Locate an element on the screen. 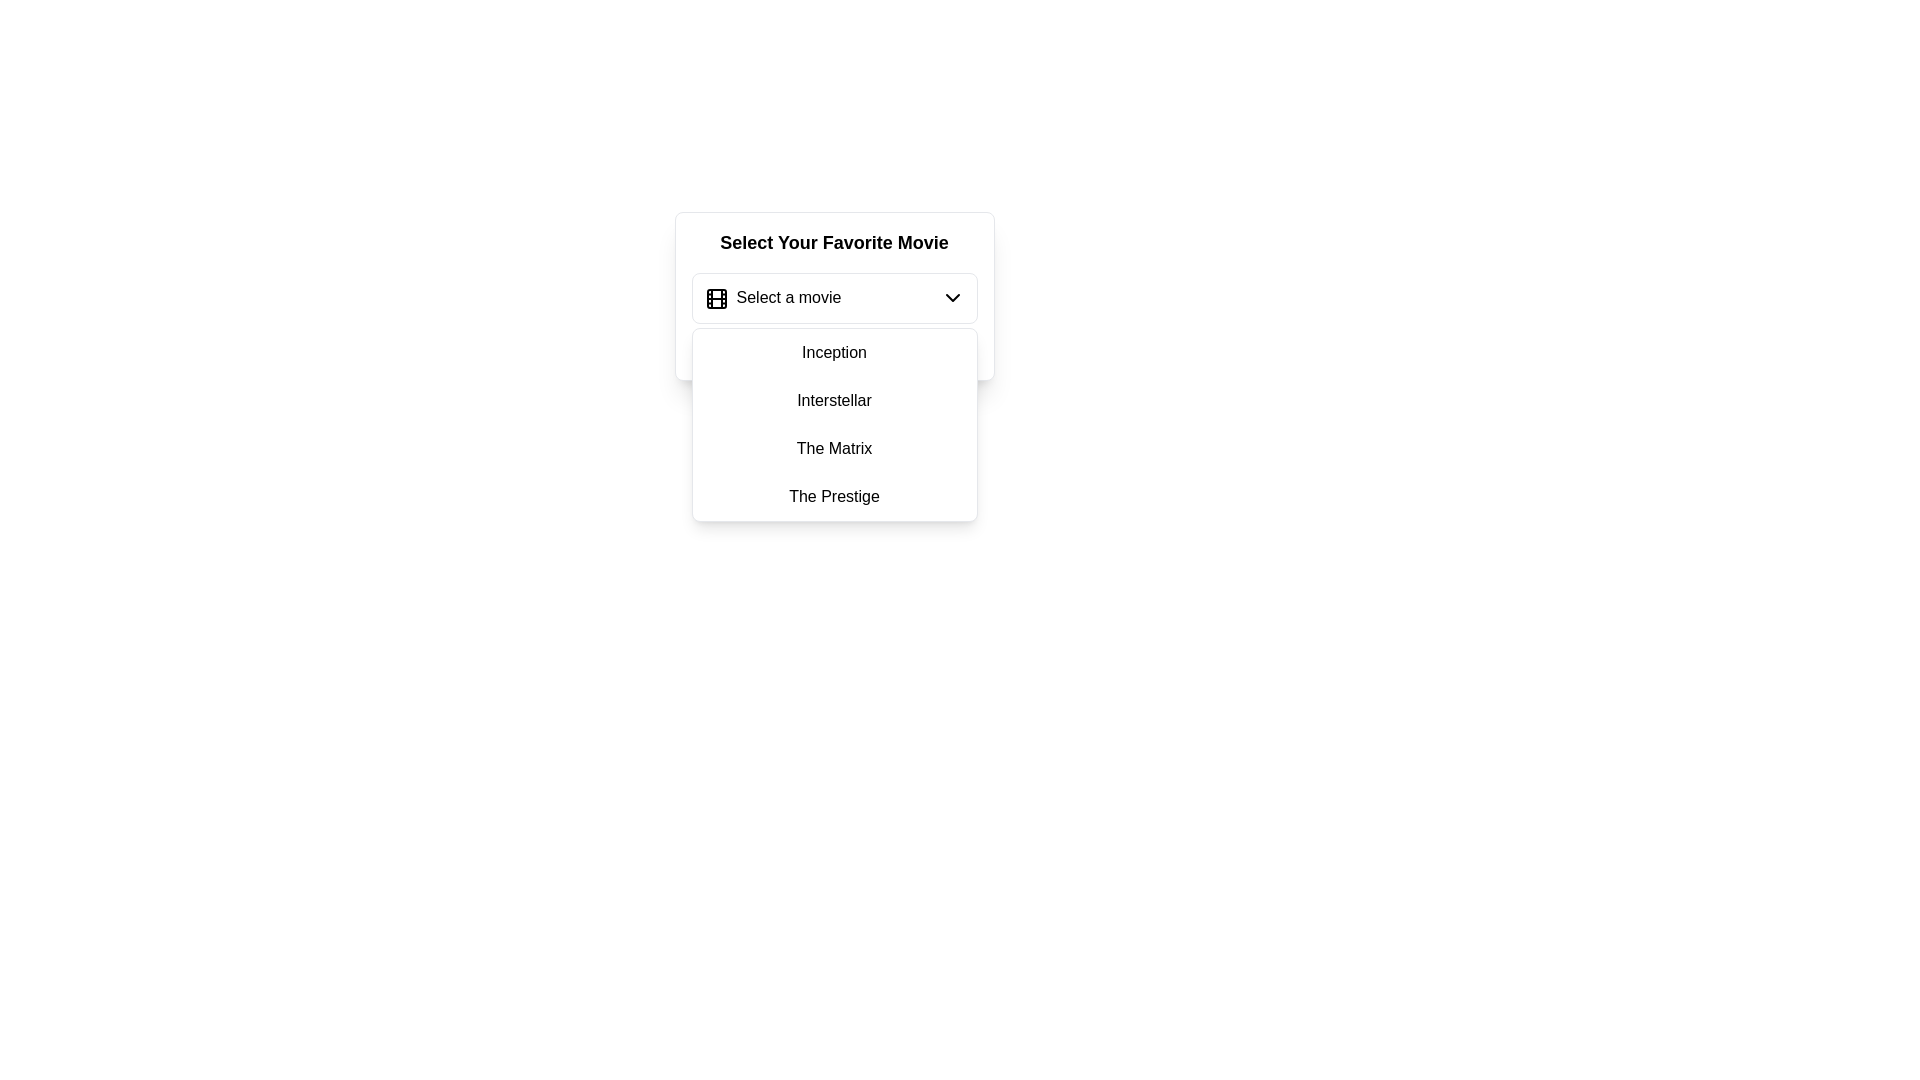  the Decorative Icon Component, which is a rectangular shape with rounded corners located at the top-left corner of a dropdown selection field, part of an SVG styled as a film reel is located at coordinates (716, 298).